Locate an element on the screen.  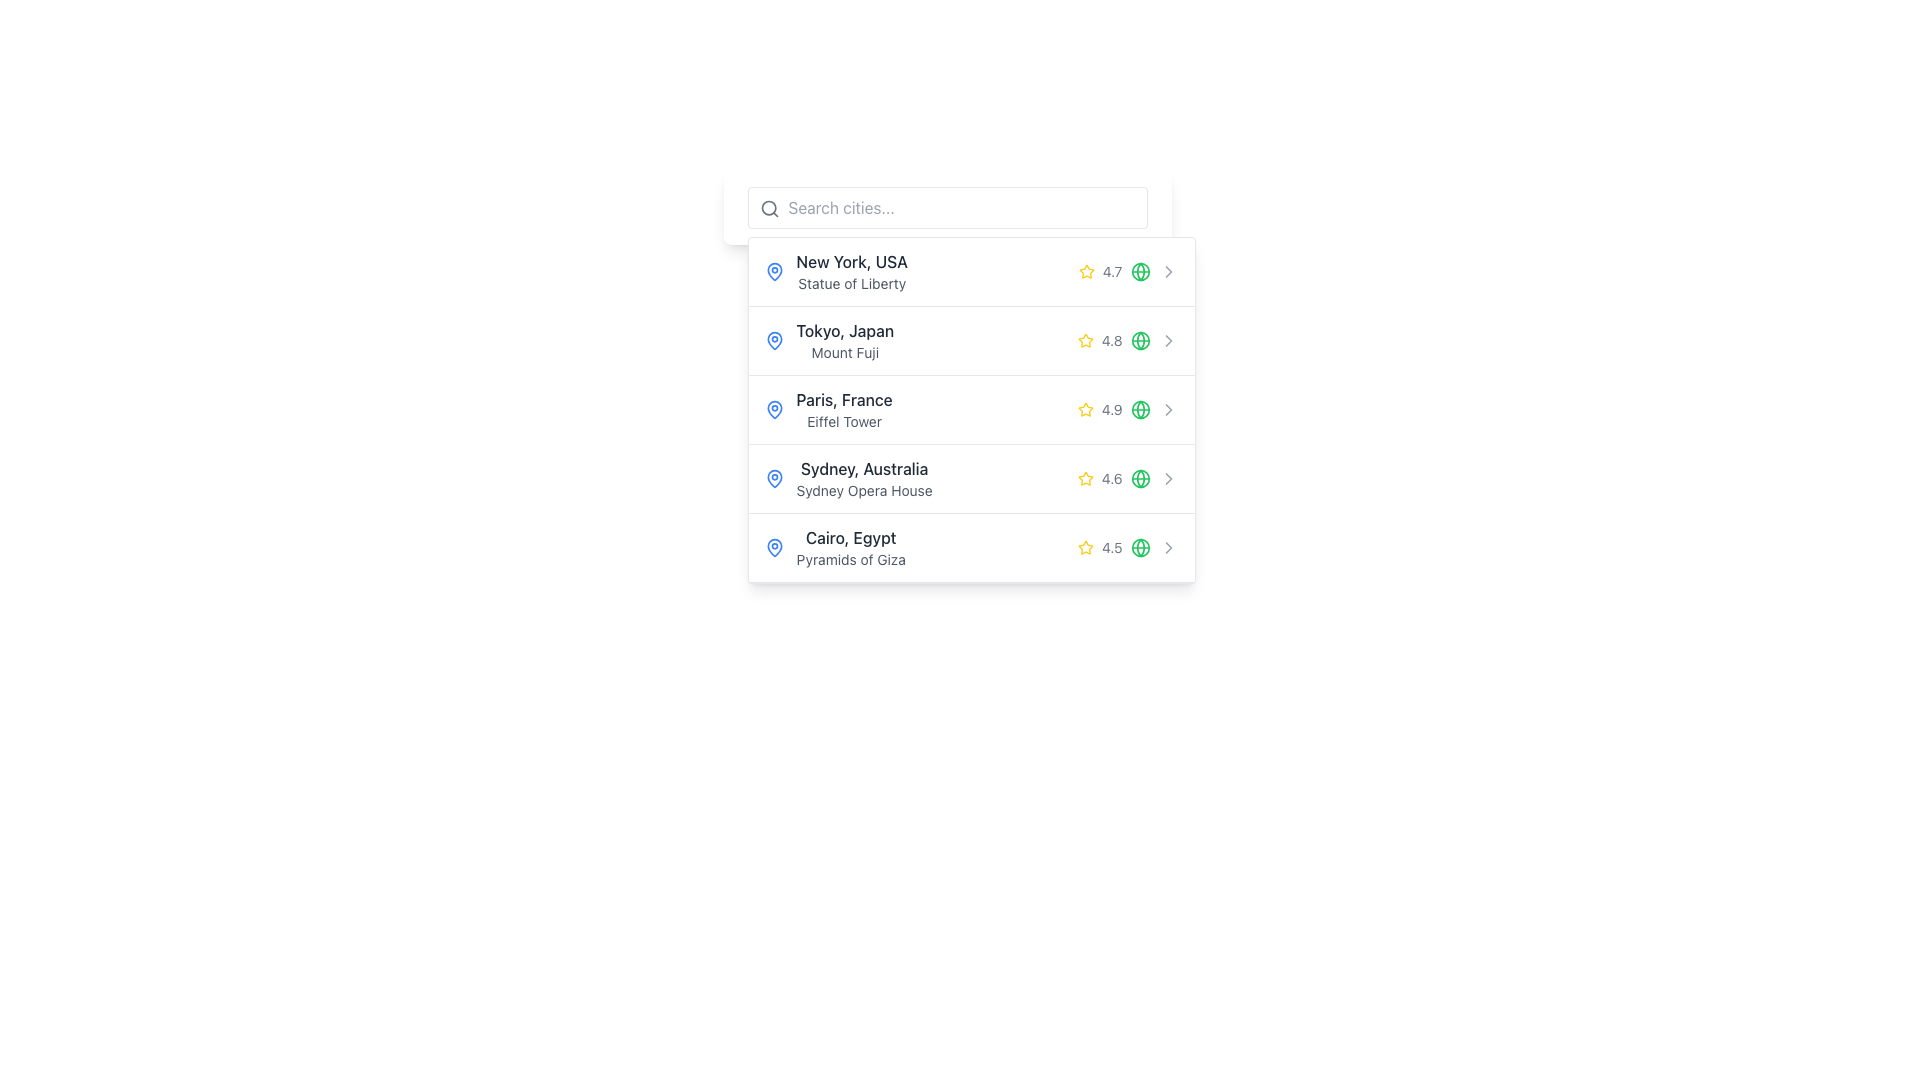
the star-shaped yellow icon representing a rating of 4.9 next to 'Paris, France' is located at coordinates (1085, 271).